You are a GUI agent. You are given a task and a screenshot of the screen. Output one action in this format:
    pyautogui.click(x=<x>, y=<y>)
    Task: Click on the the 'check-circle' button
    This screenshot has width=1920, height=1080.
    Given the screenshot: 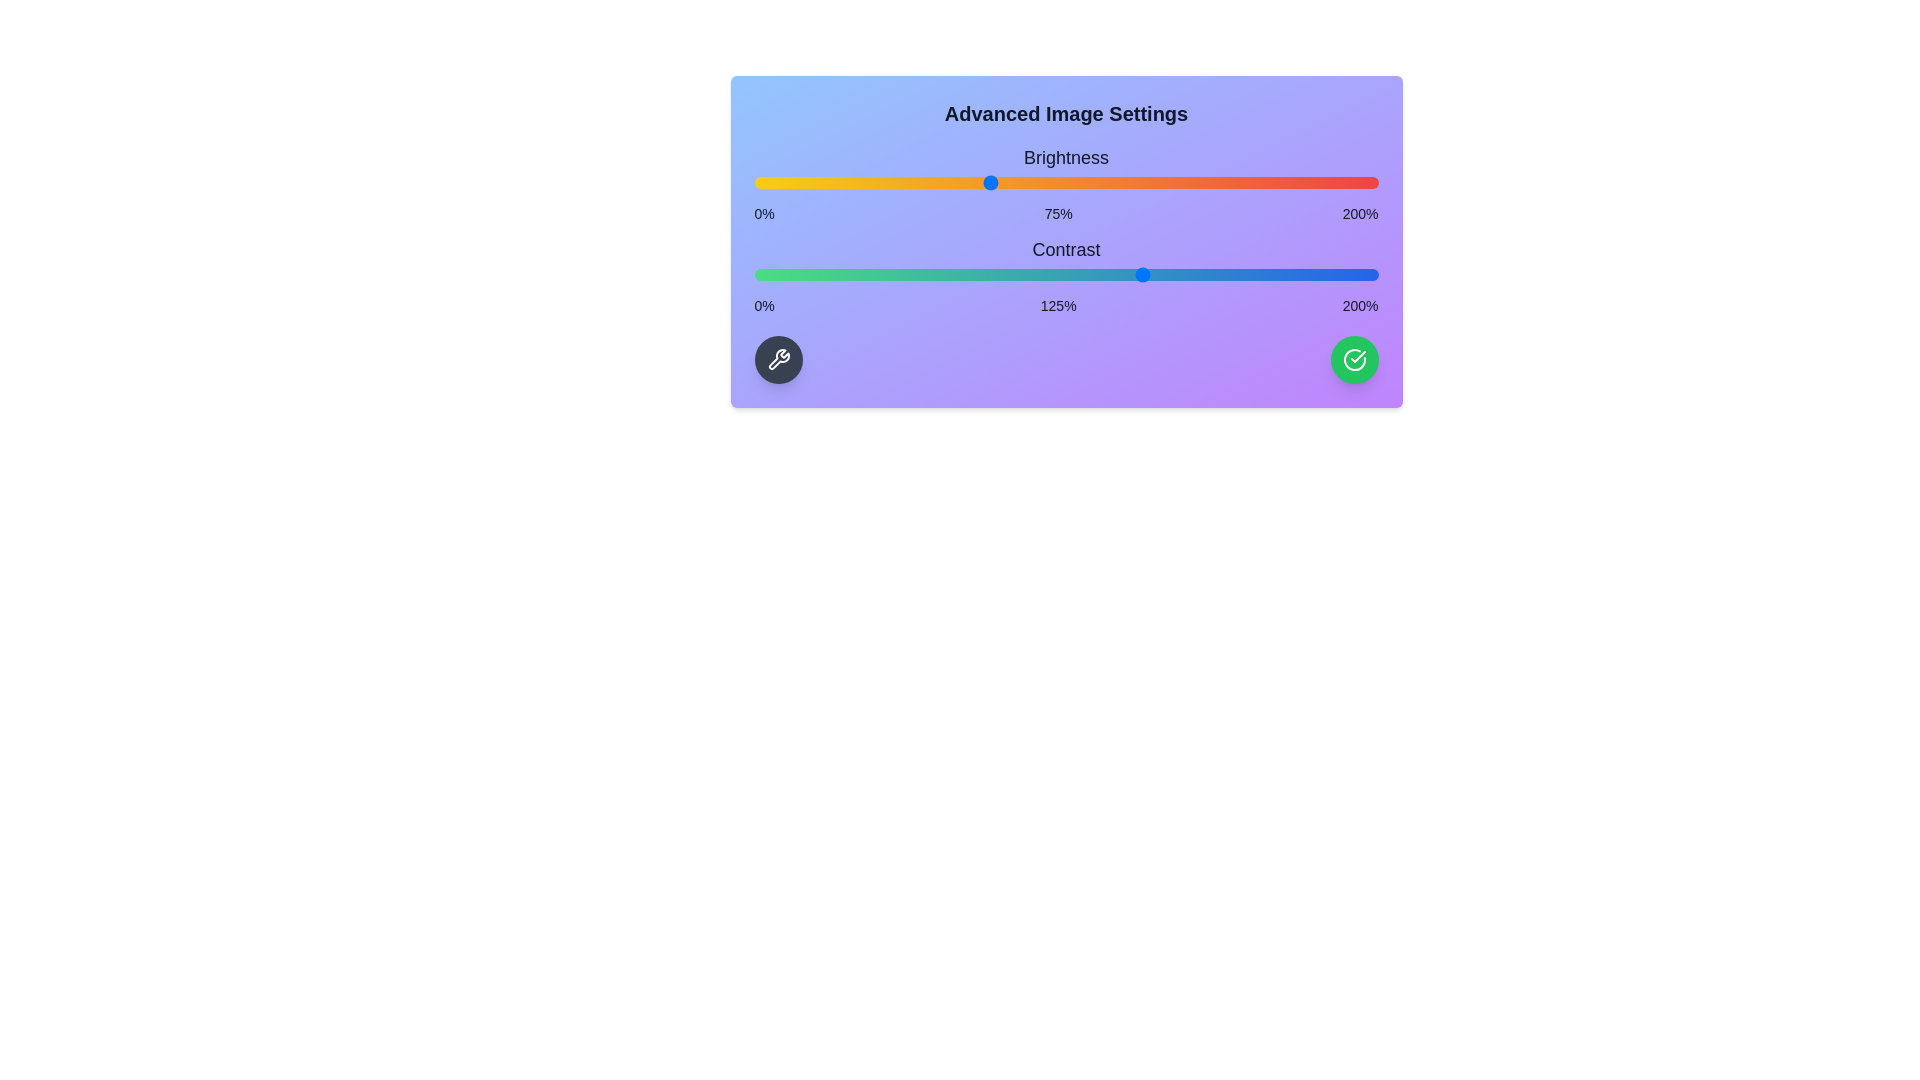 What is the action you would take?
    pyautogui.click(x=1354, y=358)
    